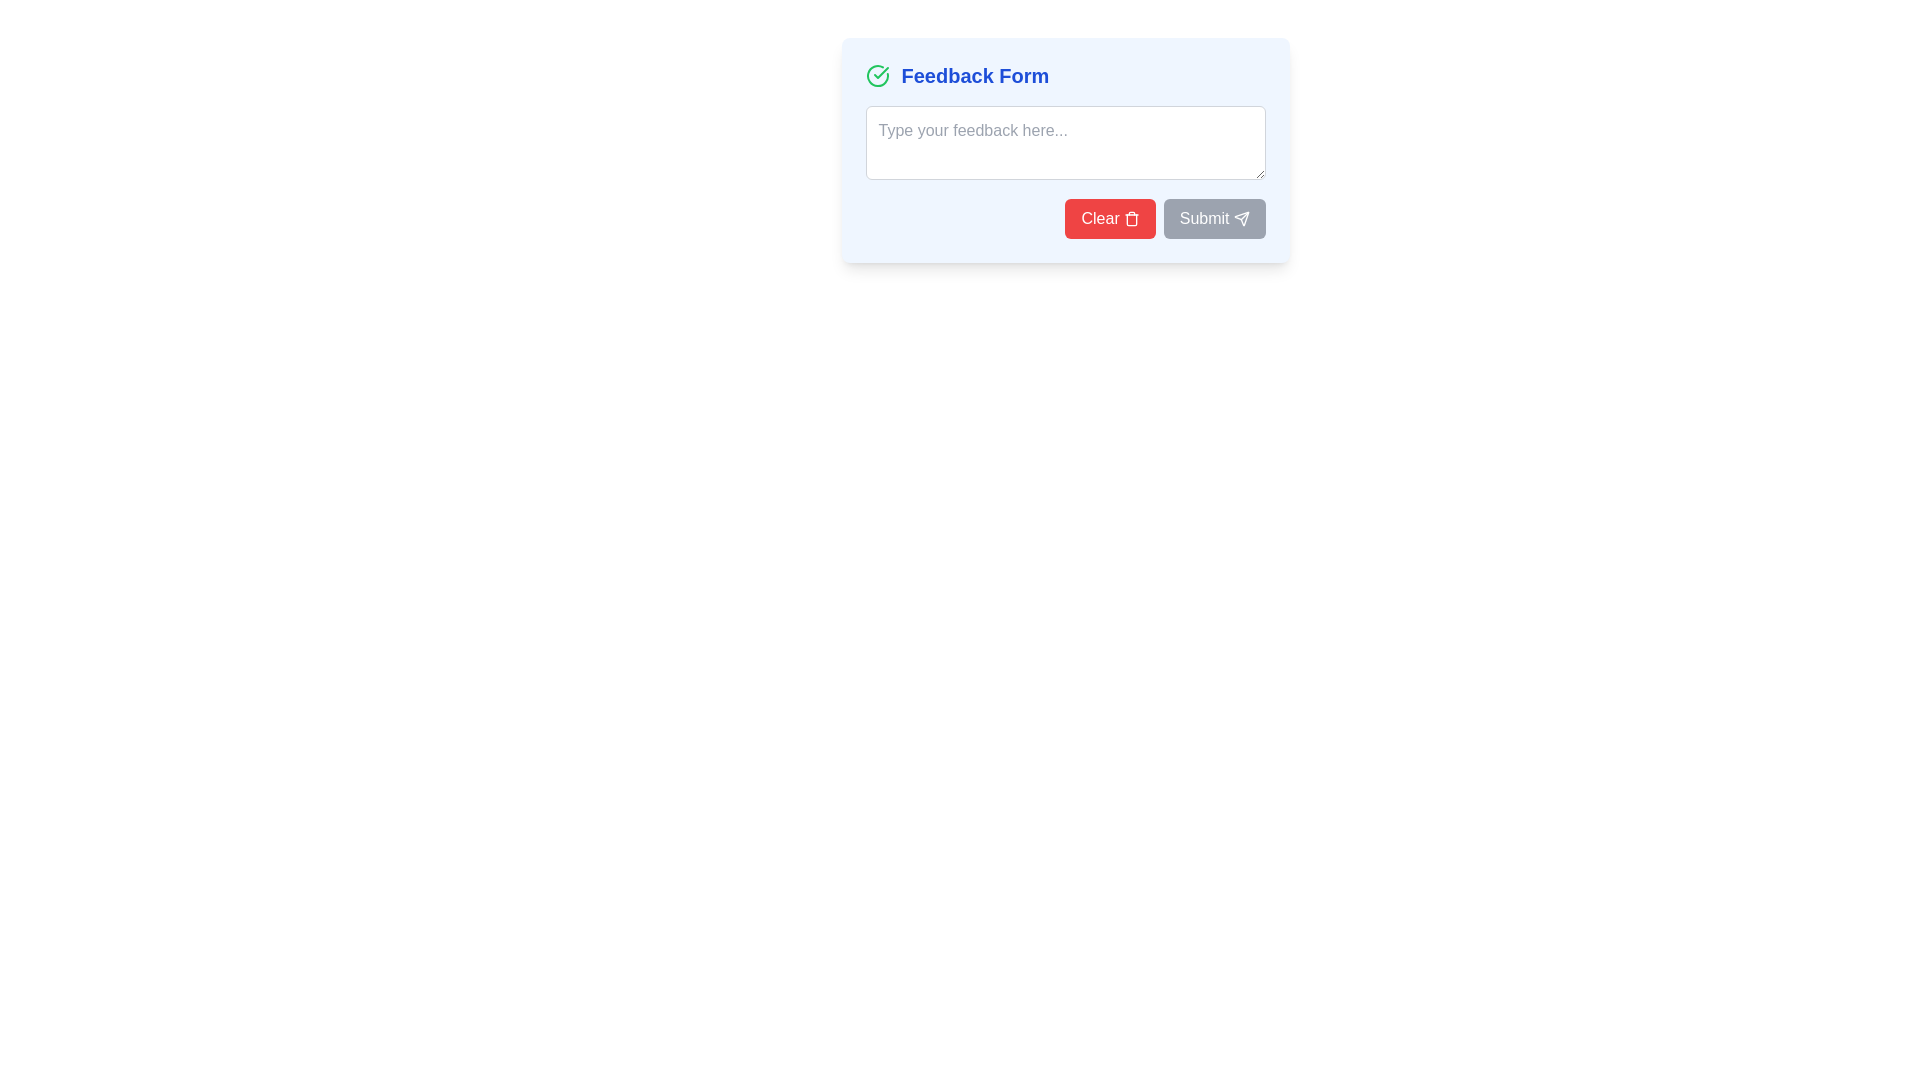 This screenshot has height=1080, width=1920. What do you see at coordinates (1240, 219) in the screenshot?
I see `the triangular paper airplane icon within the 'Submit' button of the 'Feedback Form'` at bounding box center [1240, 219].